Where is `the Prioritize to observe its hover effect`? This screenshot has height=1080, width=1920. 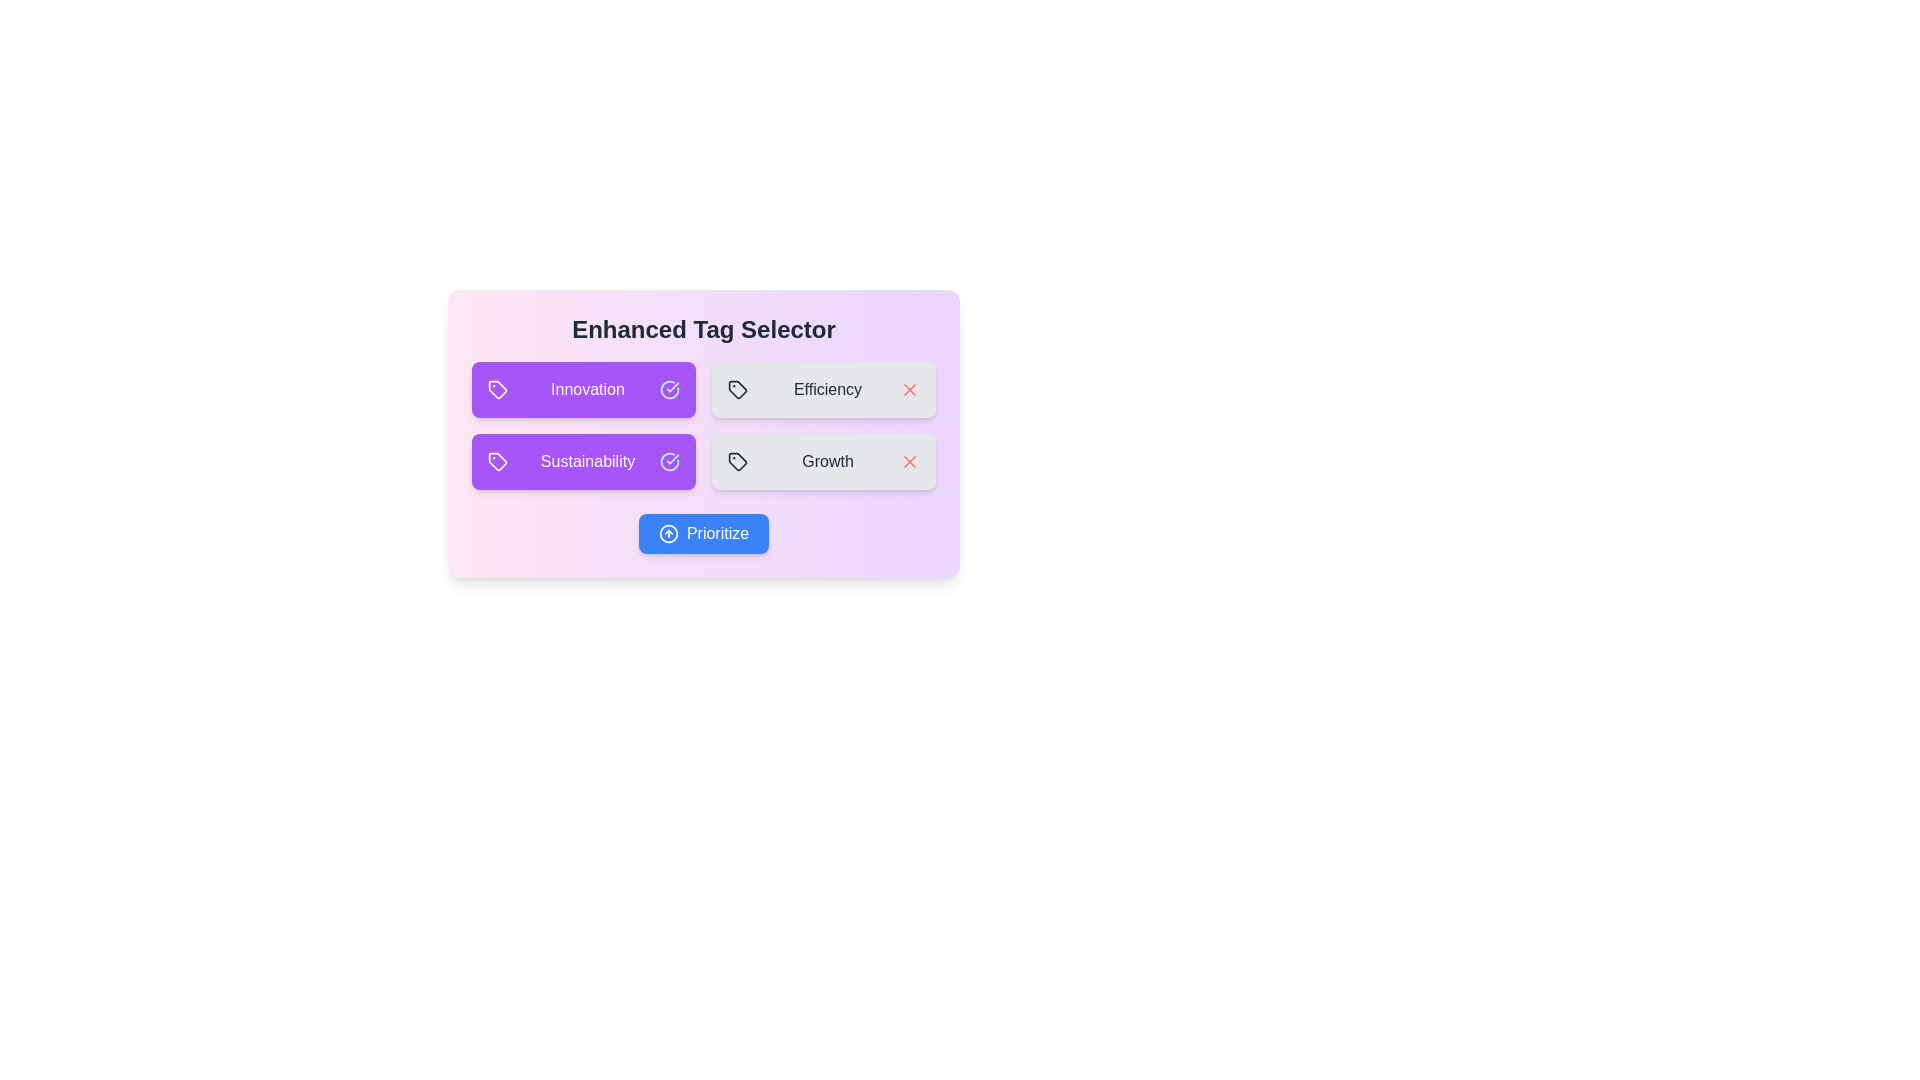
the Prioritize to observe its hover effect is located at coordinates (704, 532).